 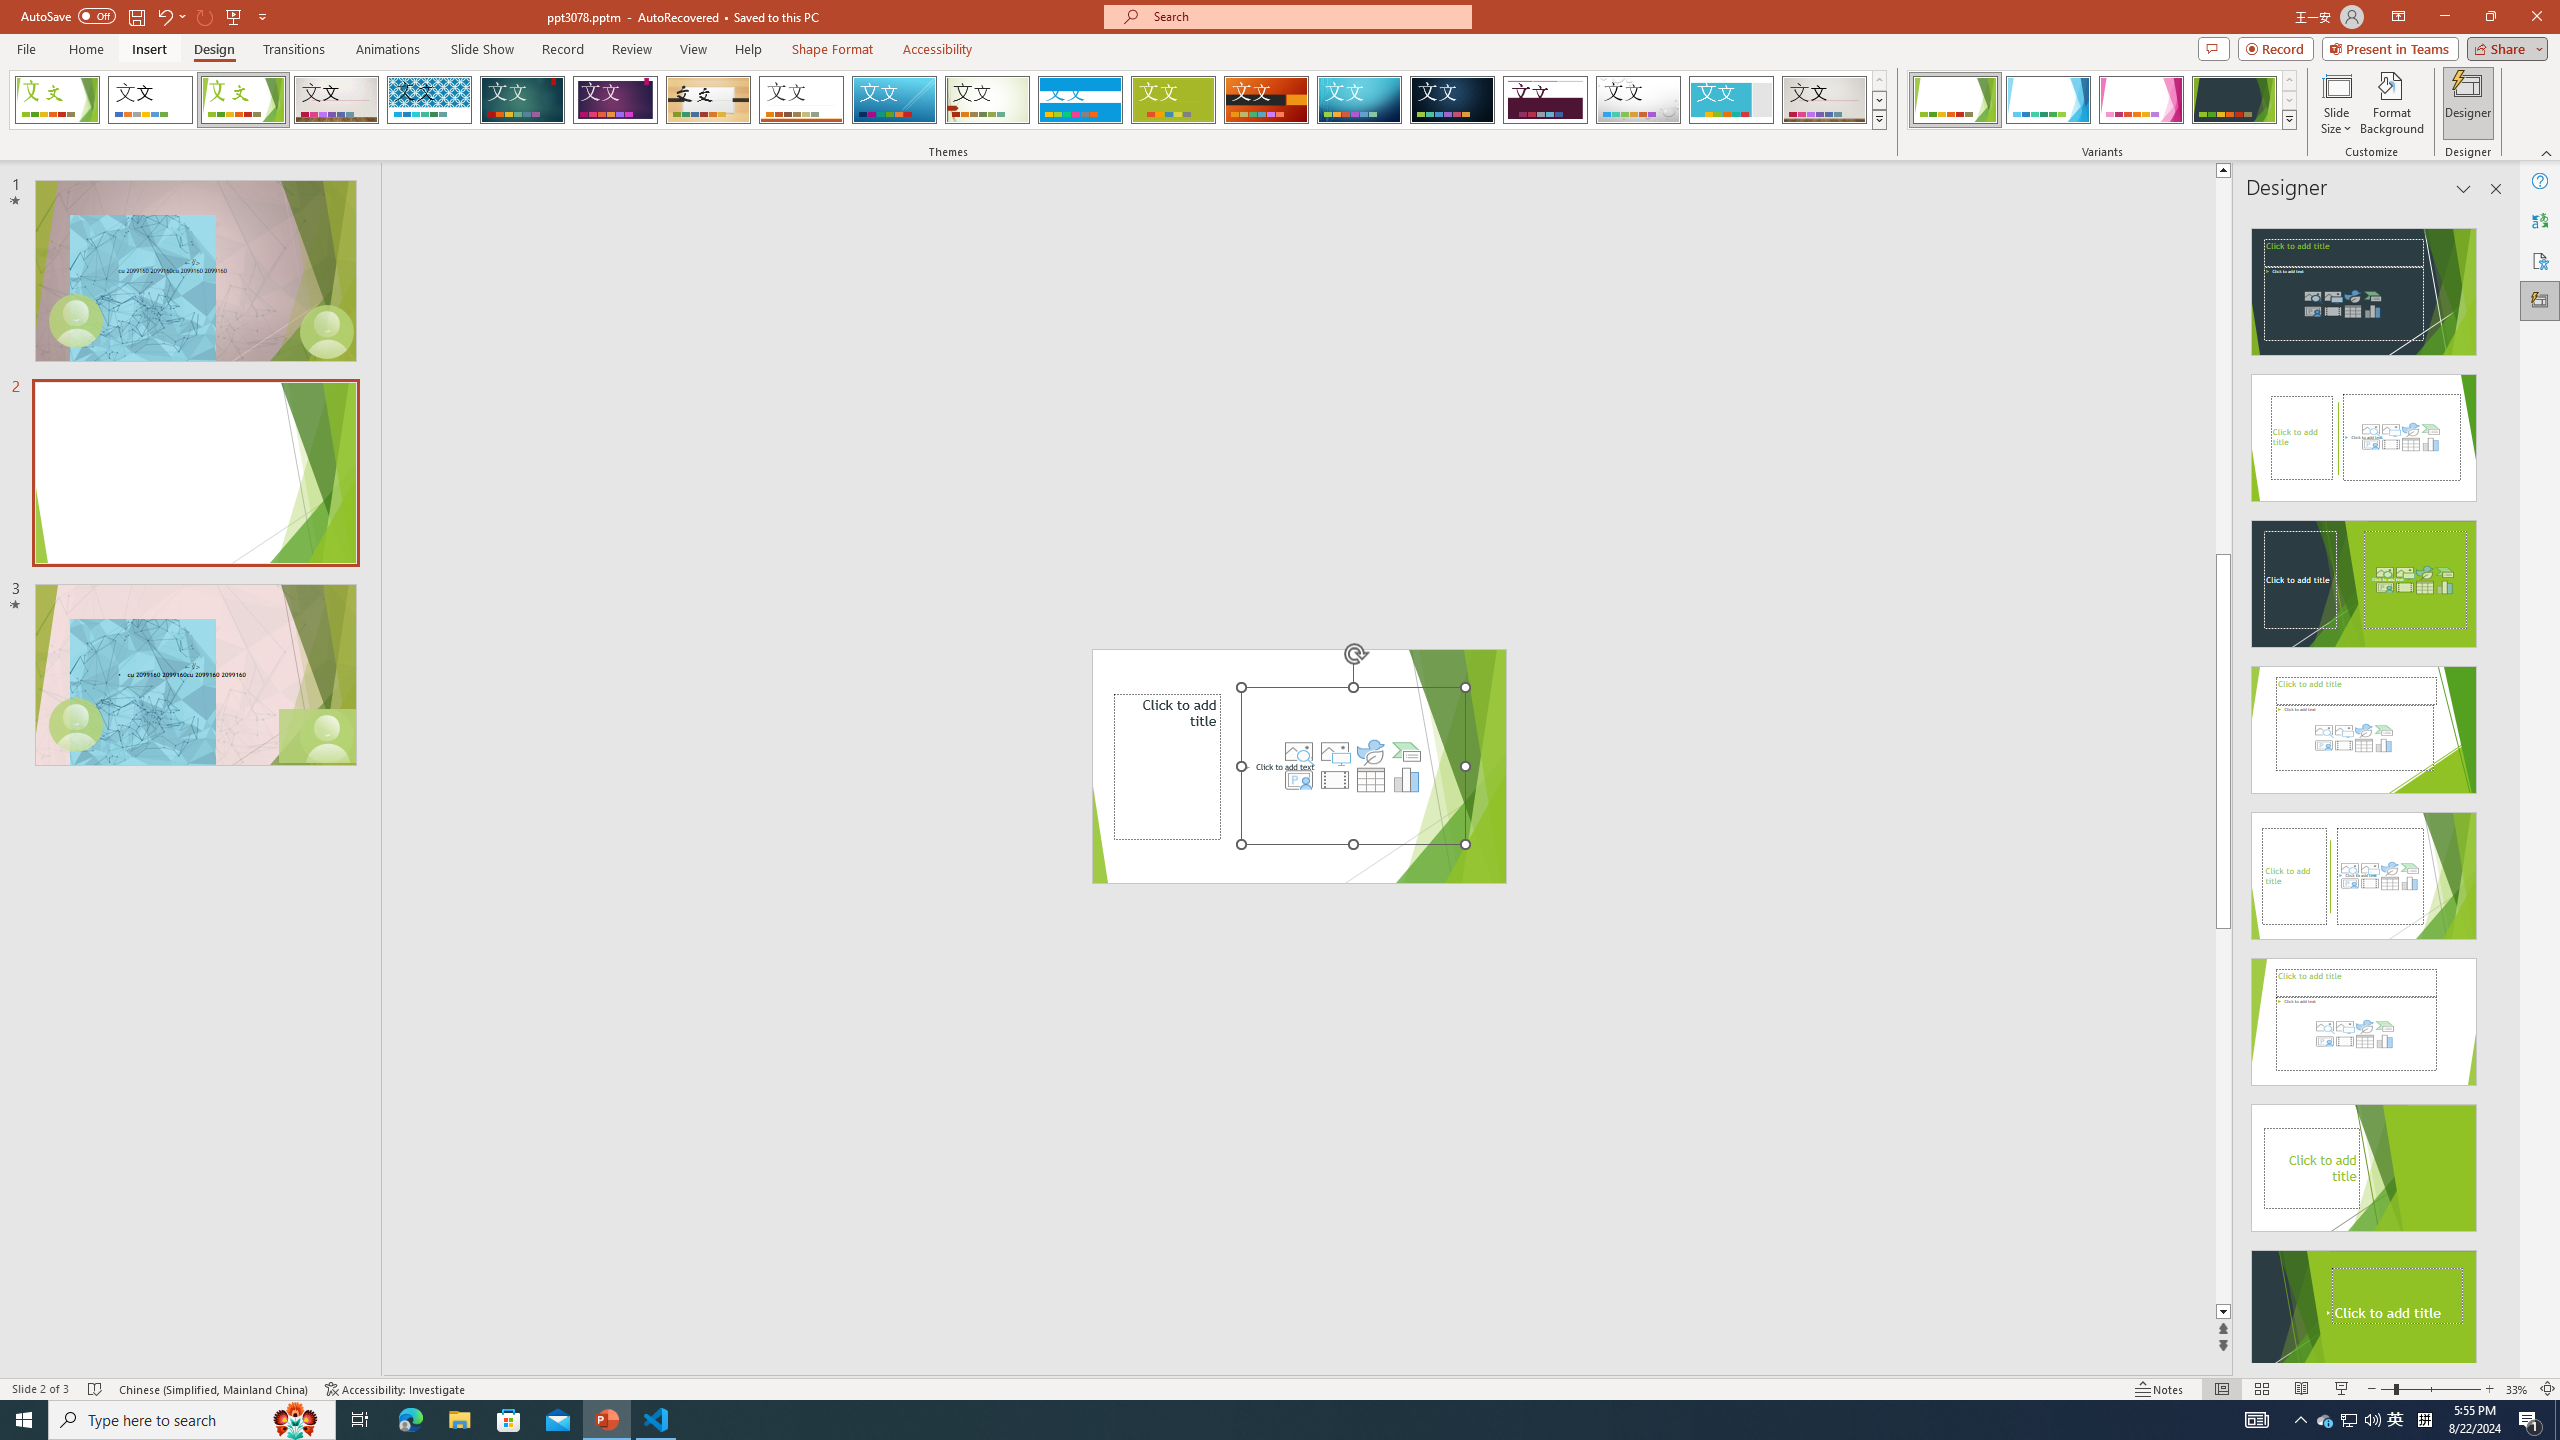 What do you see at coordinates (150, 99) in the screenshot?
I see `'Office Theme'` at bounding box center [150, 99].